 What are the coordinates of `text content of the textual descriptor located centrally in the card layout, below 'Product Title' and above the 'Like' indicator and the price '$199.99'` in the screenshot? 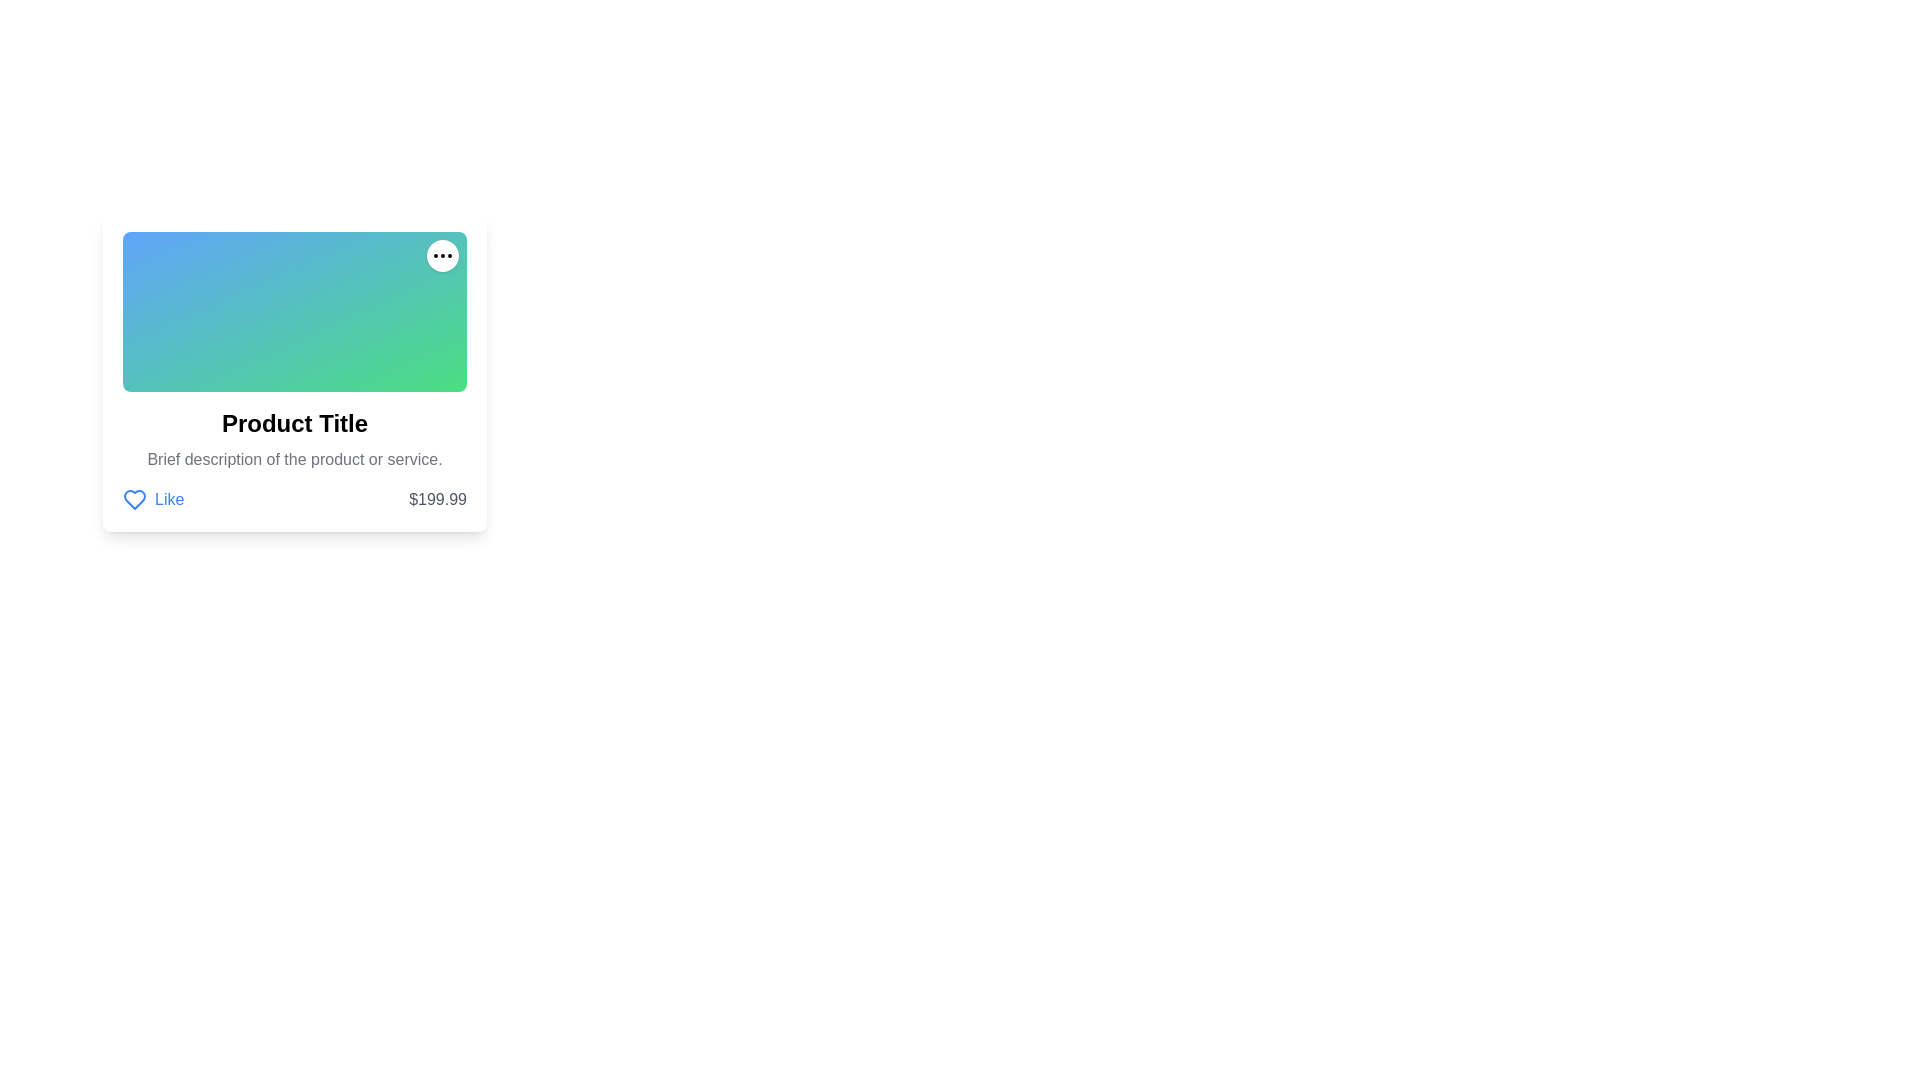 It's located at (293, 459).